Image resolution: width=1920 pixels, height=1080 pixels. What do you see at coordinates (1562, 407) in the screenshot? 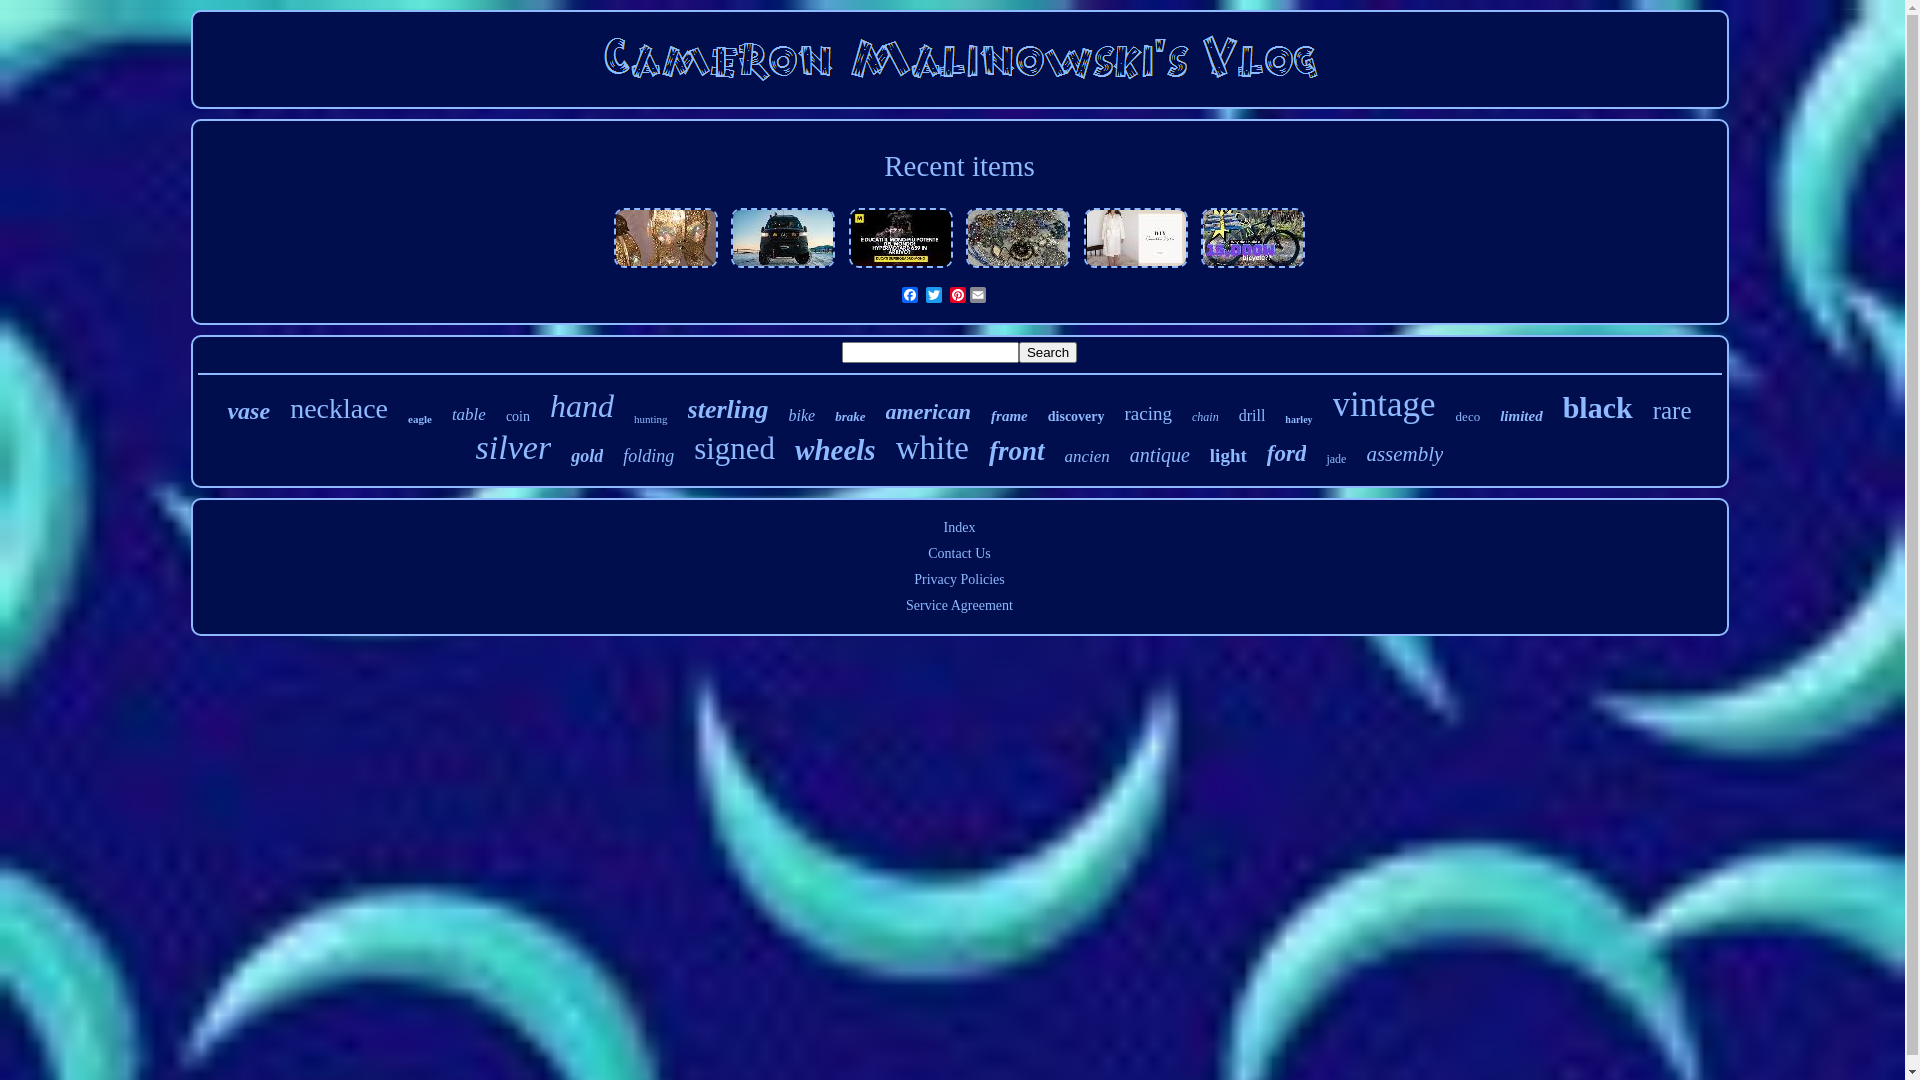
I see `'black'` at bounding box center [1562, 407].